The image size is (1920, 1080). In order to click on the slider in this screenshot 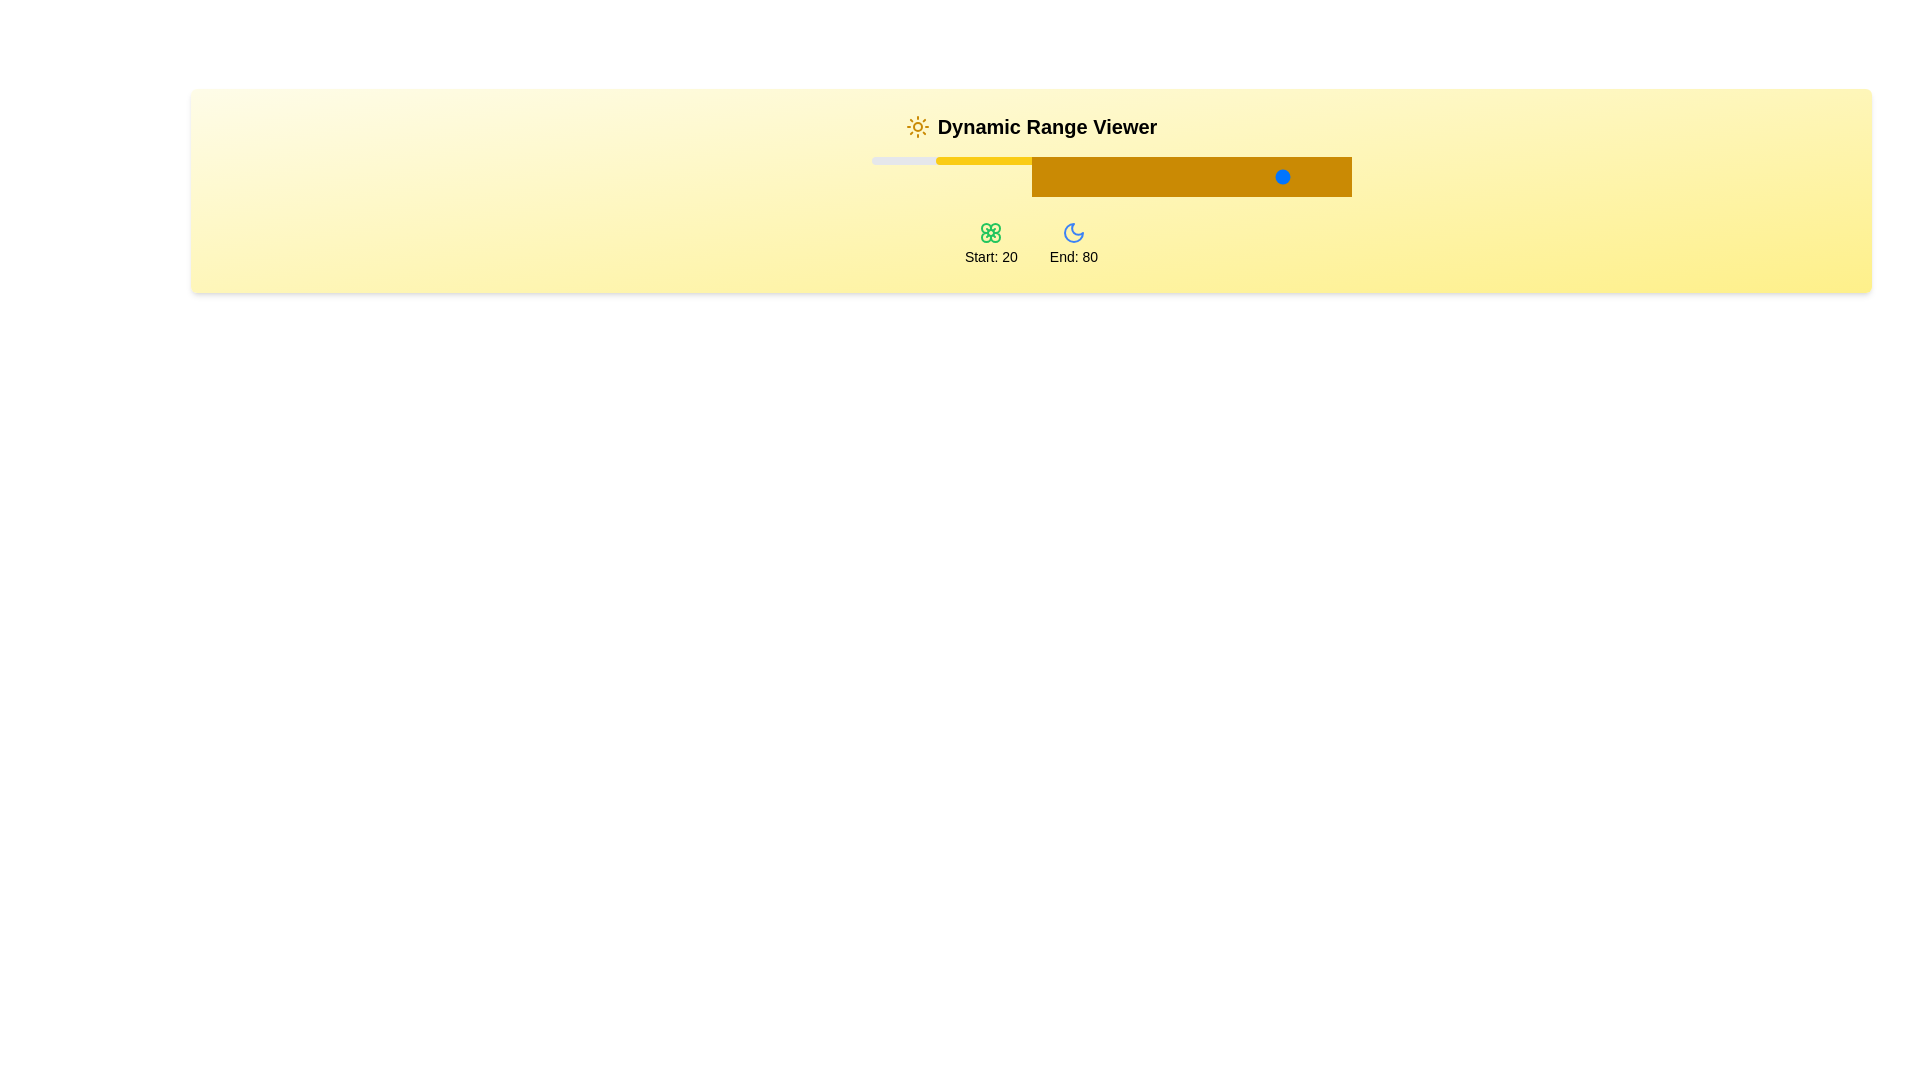, I will do `click(1162, 160)`.